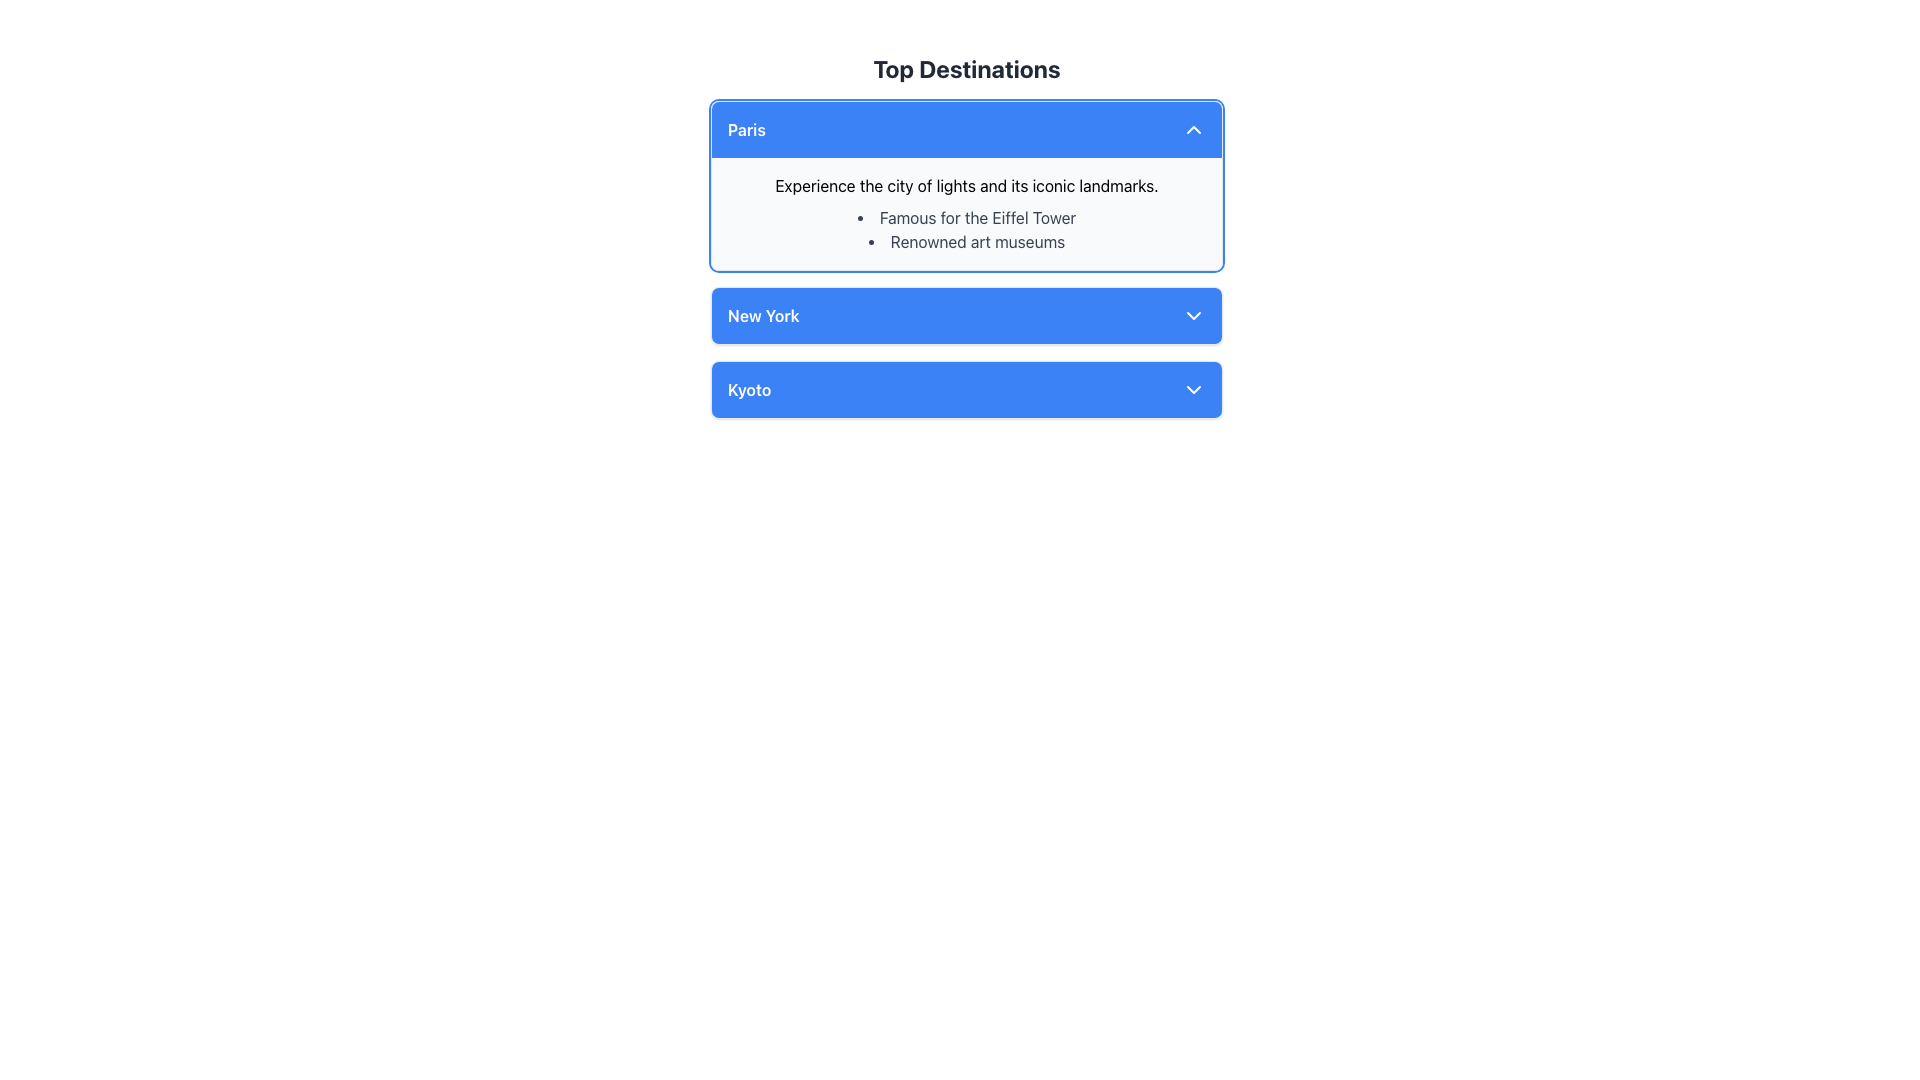 Image resolution: width=1920 pixels, height=1080 pixels. I want to click on descriptive text about the city of Paris located in the dropdown section titled 'Paris' in the 'Top Destinations' list, positioned directly below the title 'Paris.', so click(966, 185).